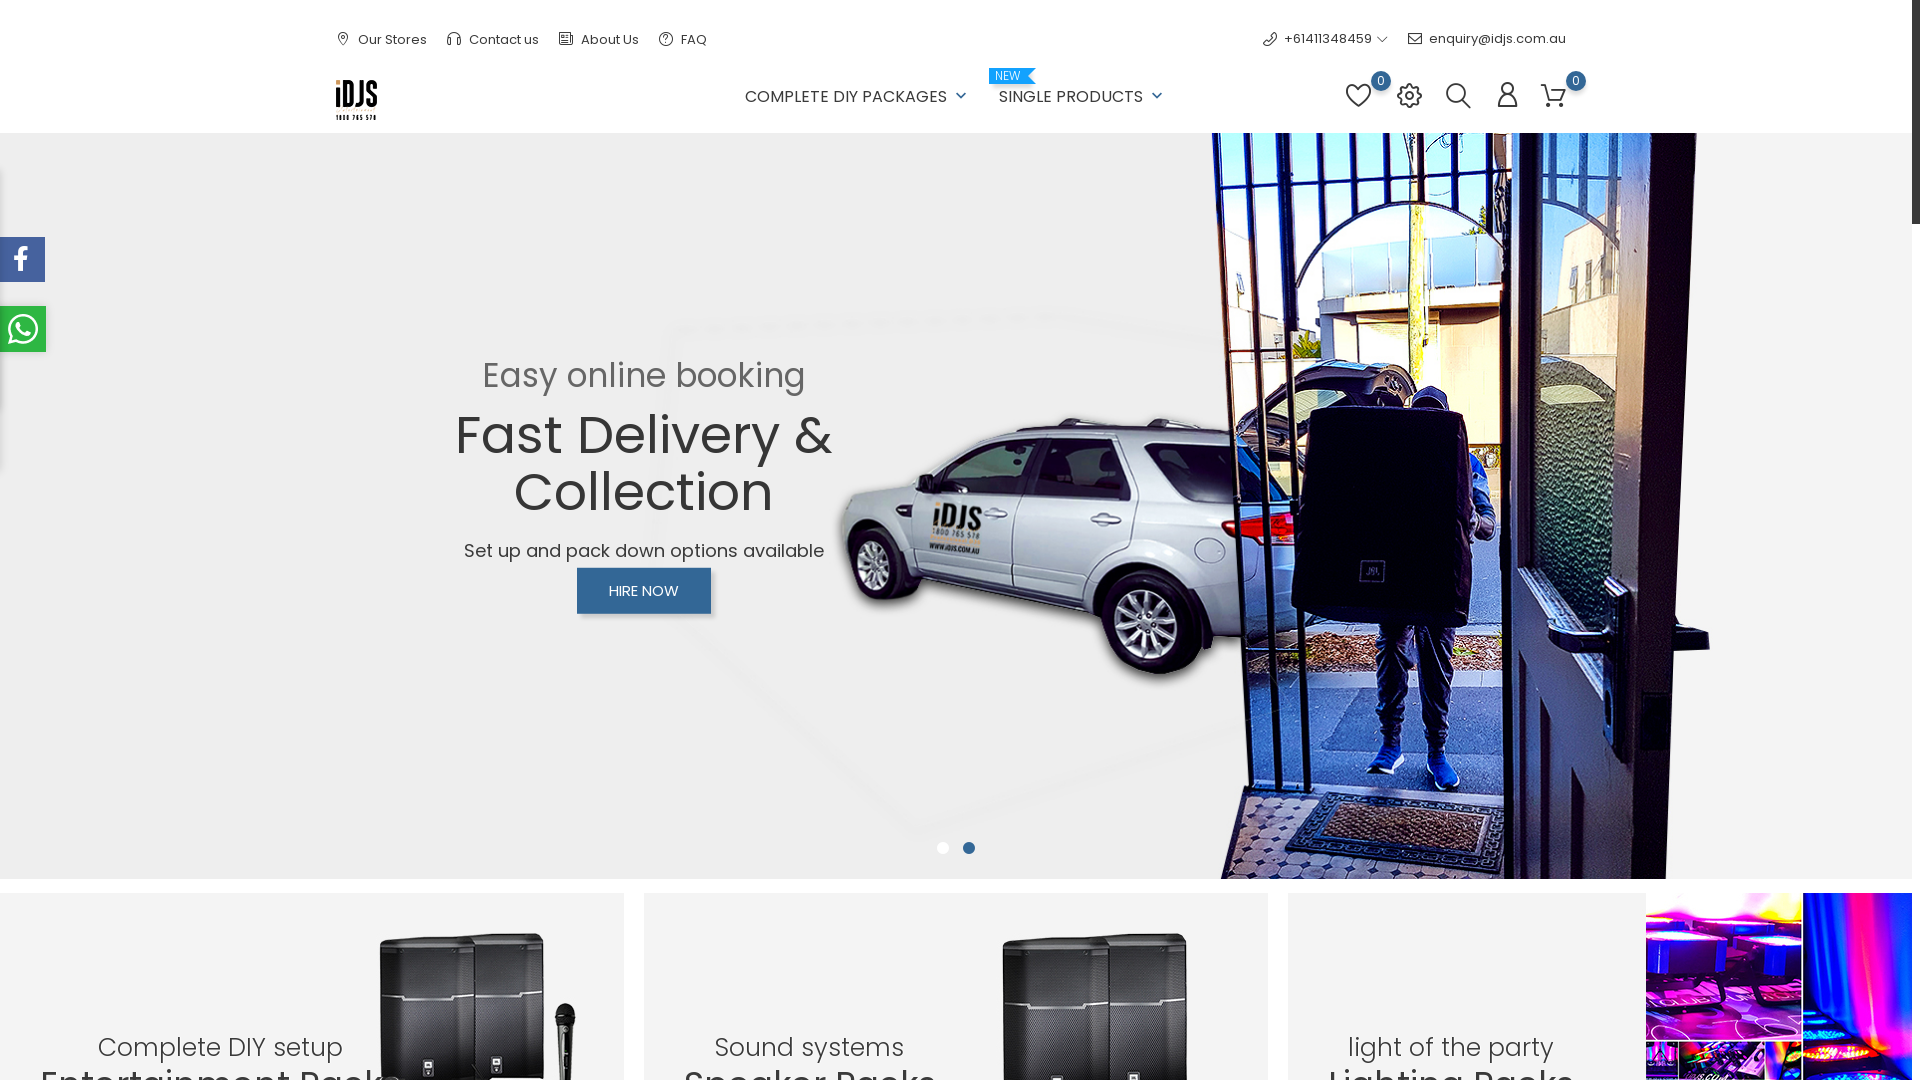 The image size is (1920, 1080). Describe the element at coordinates (682, 39) in the screenshot. I see `'FAQ'` at that location.